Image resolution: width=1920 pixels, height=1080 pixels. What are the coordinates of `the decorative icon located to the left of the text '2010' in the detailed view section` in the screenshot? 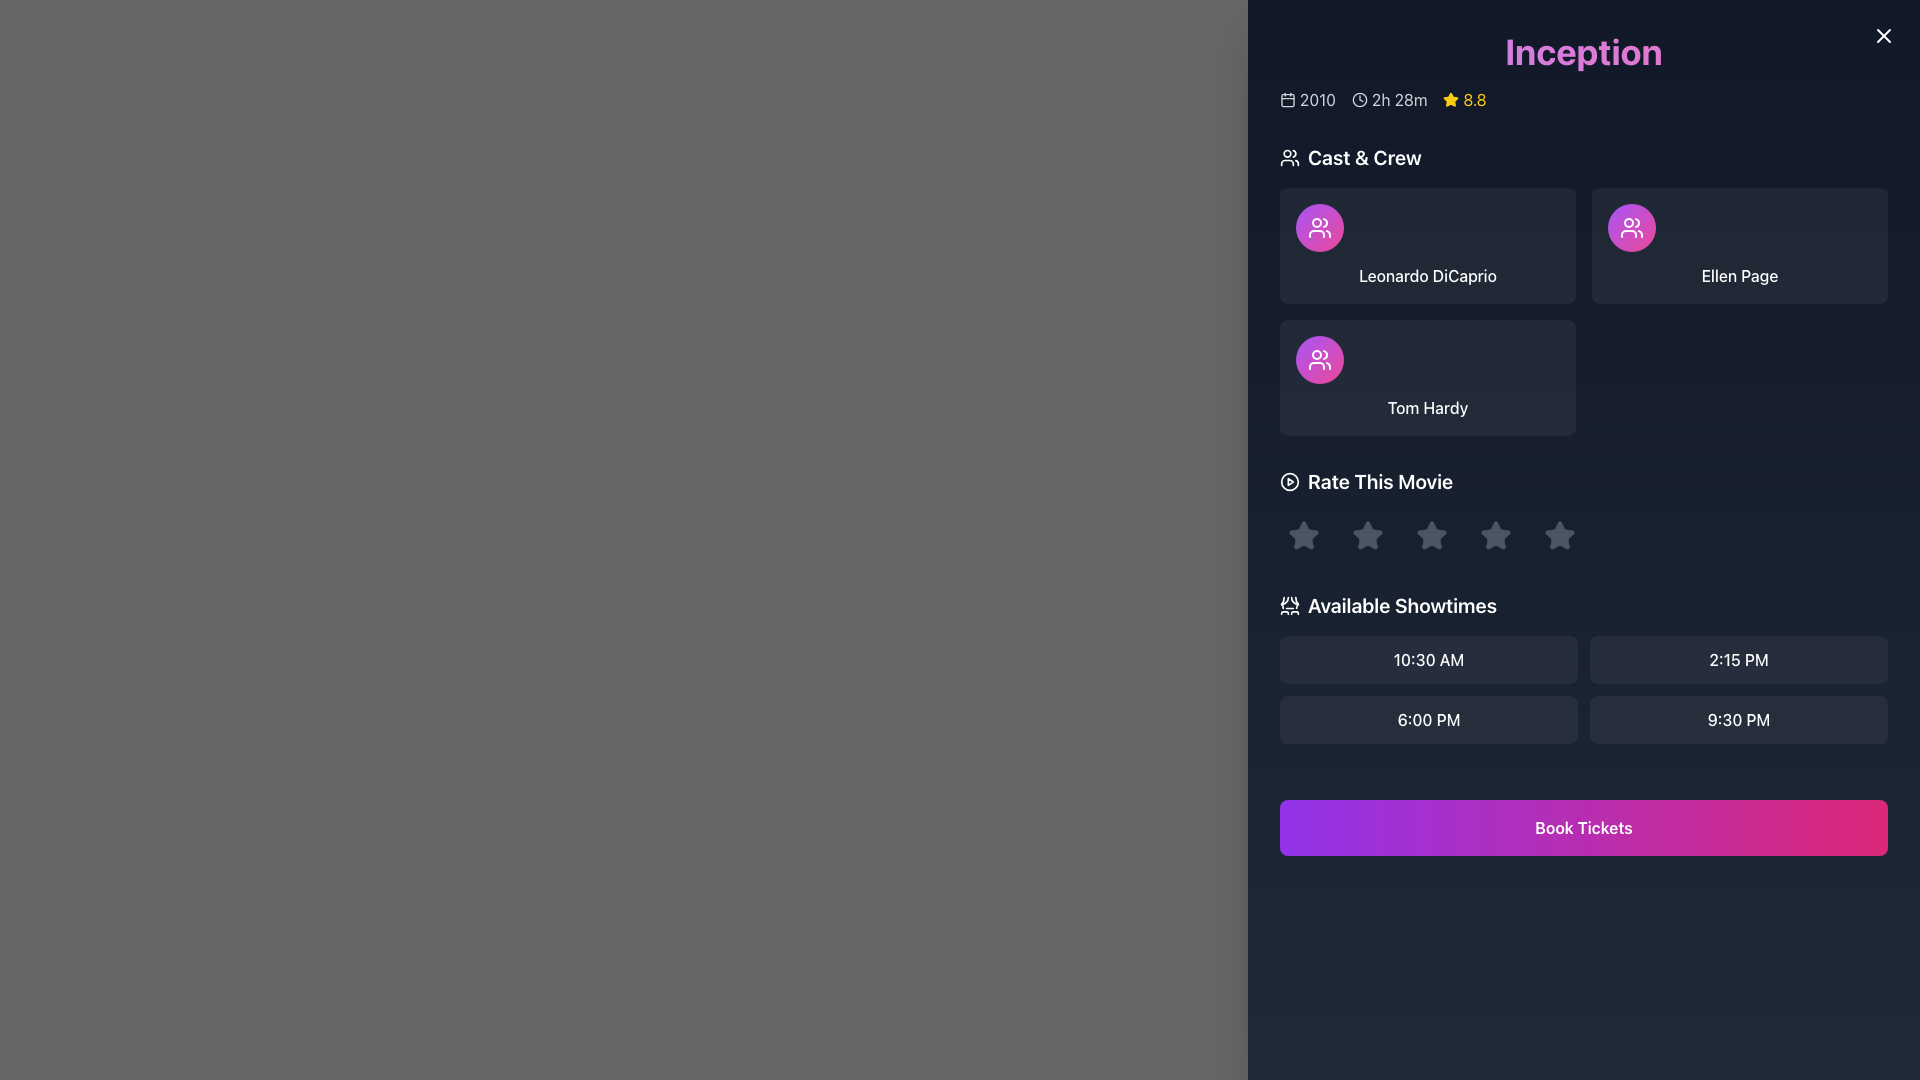 It's located at (1287, 100).